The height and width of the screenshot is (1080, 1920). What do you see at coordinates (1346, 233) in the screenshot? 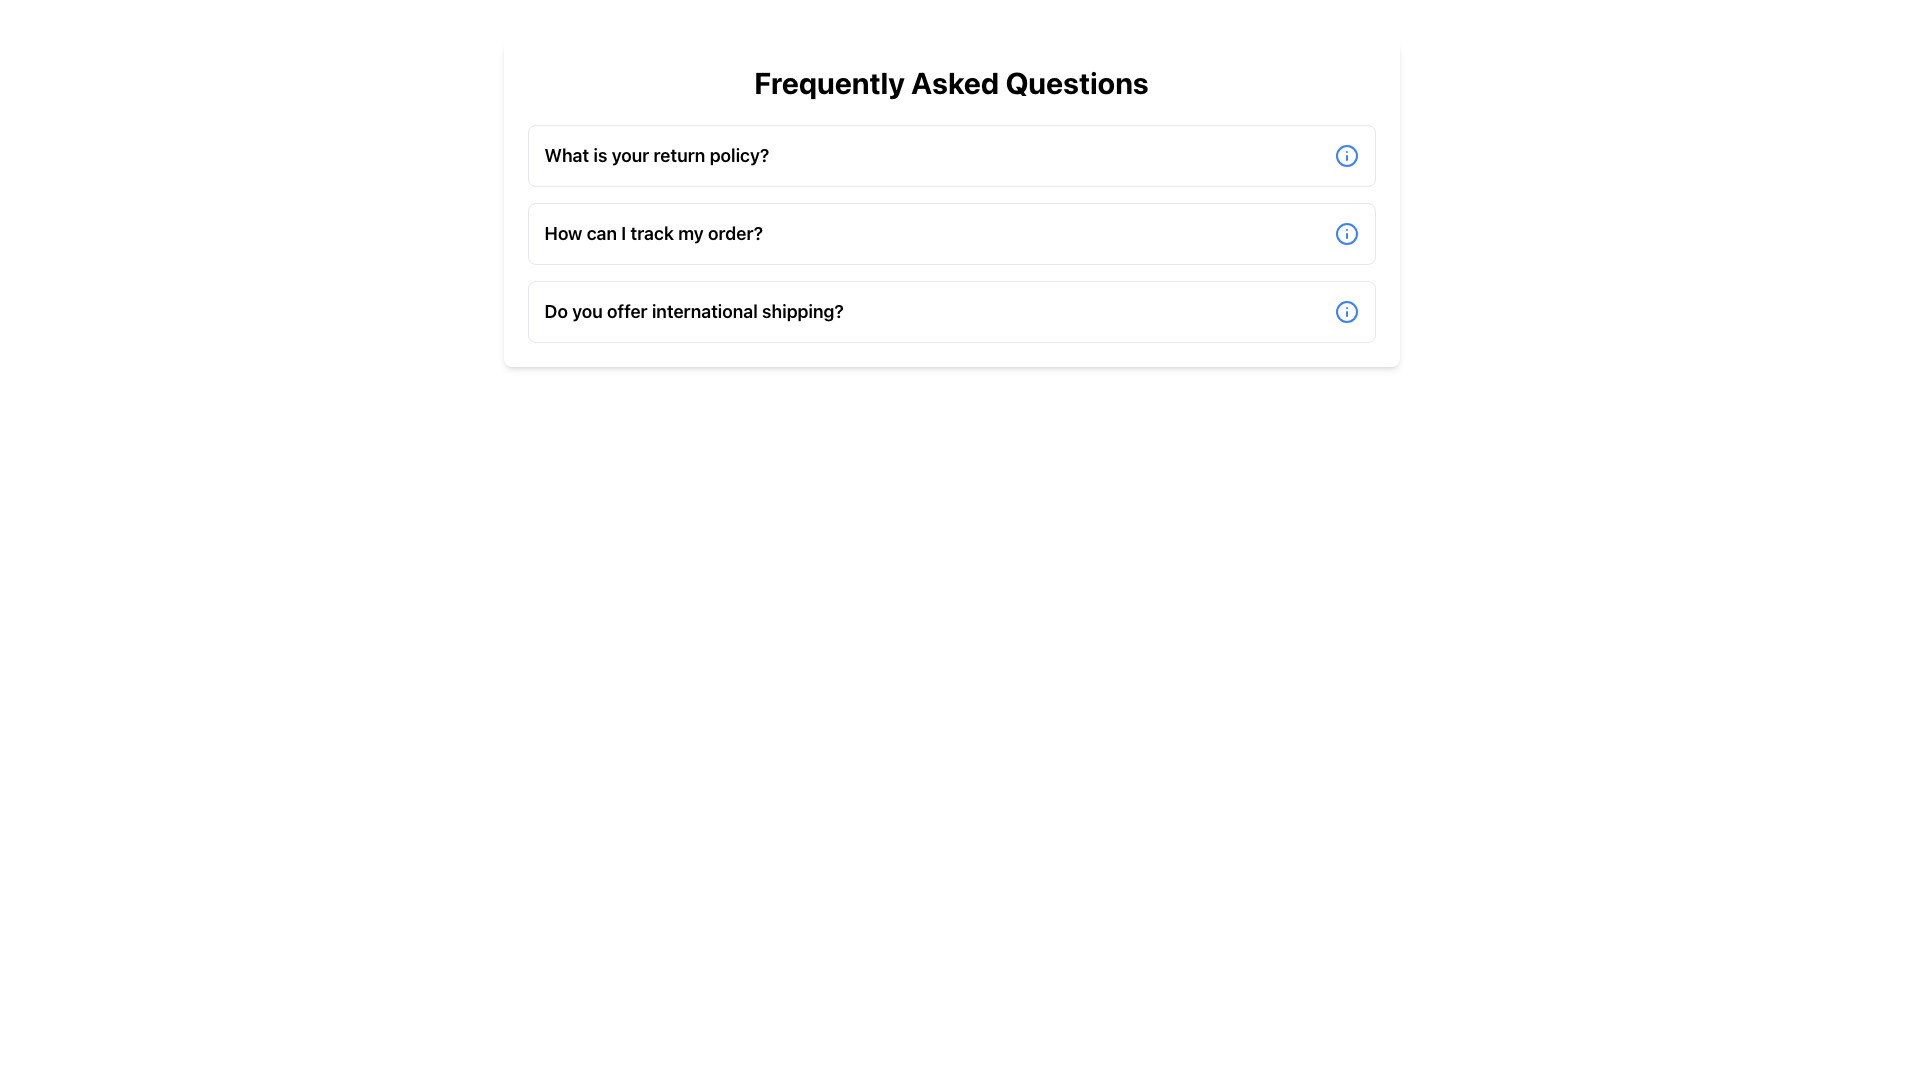
I see `the blue circular icon with an 'i' symbol located at the end of the question 'How can I track my order?' in the Frequently Asked Questions section` at bounding box center [1346, 233].